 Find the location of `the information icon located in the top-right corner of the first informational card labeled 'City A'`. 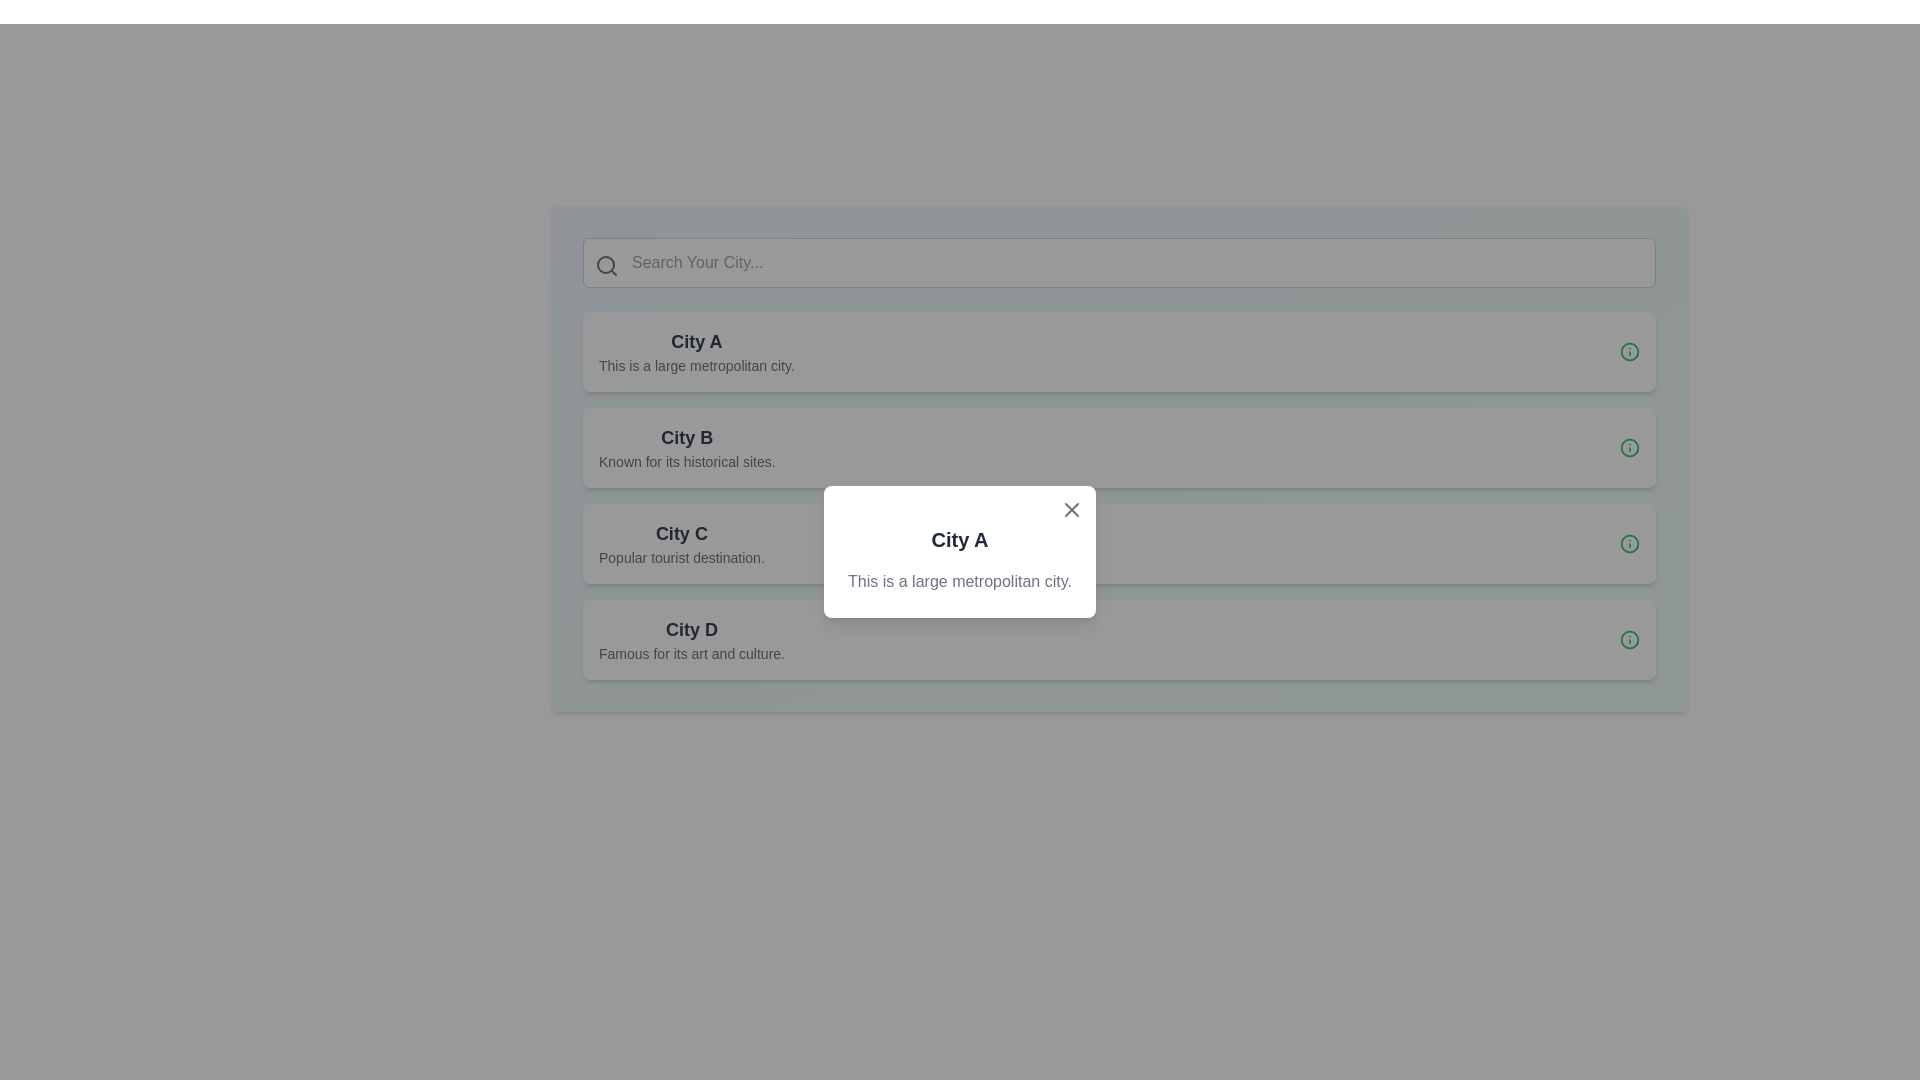

the information icon located in the top-right corner of the first informational card labeled 'City A' is located at coordinates (1630, 350).